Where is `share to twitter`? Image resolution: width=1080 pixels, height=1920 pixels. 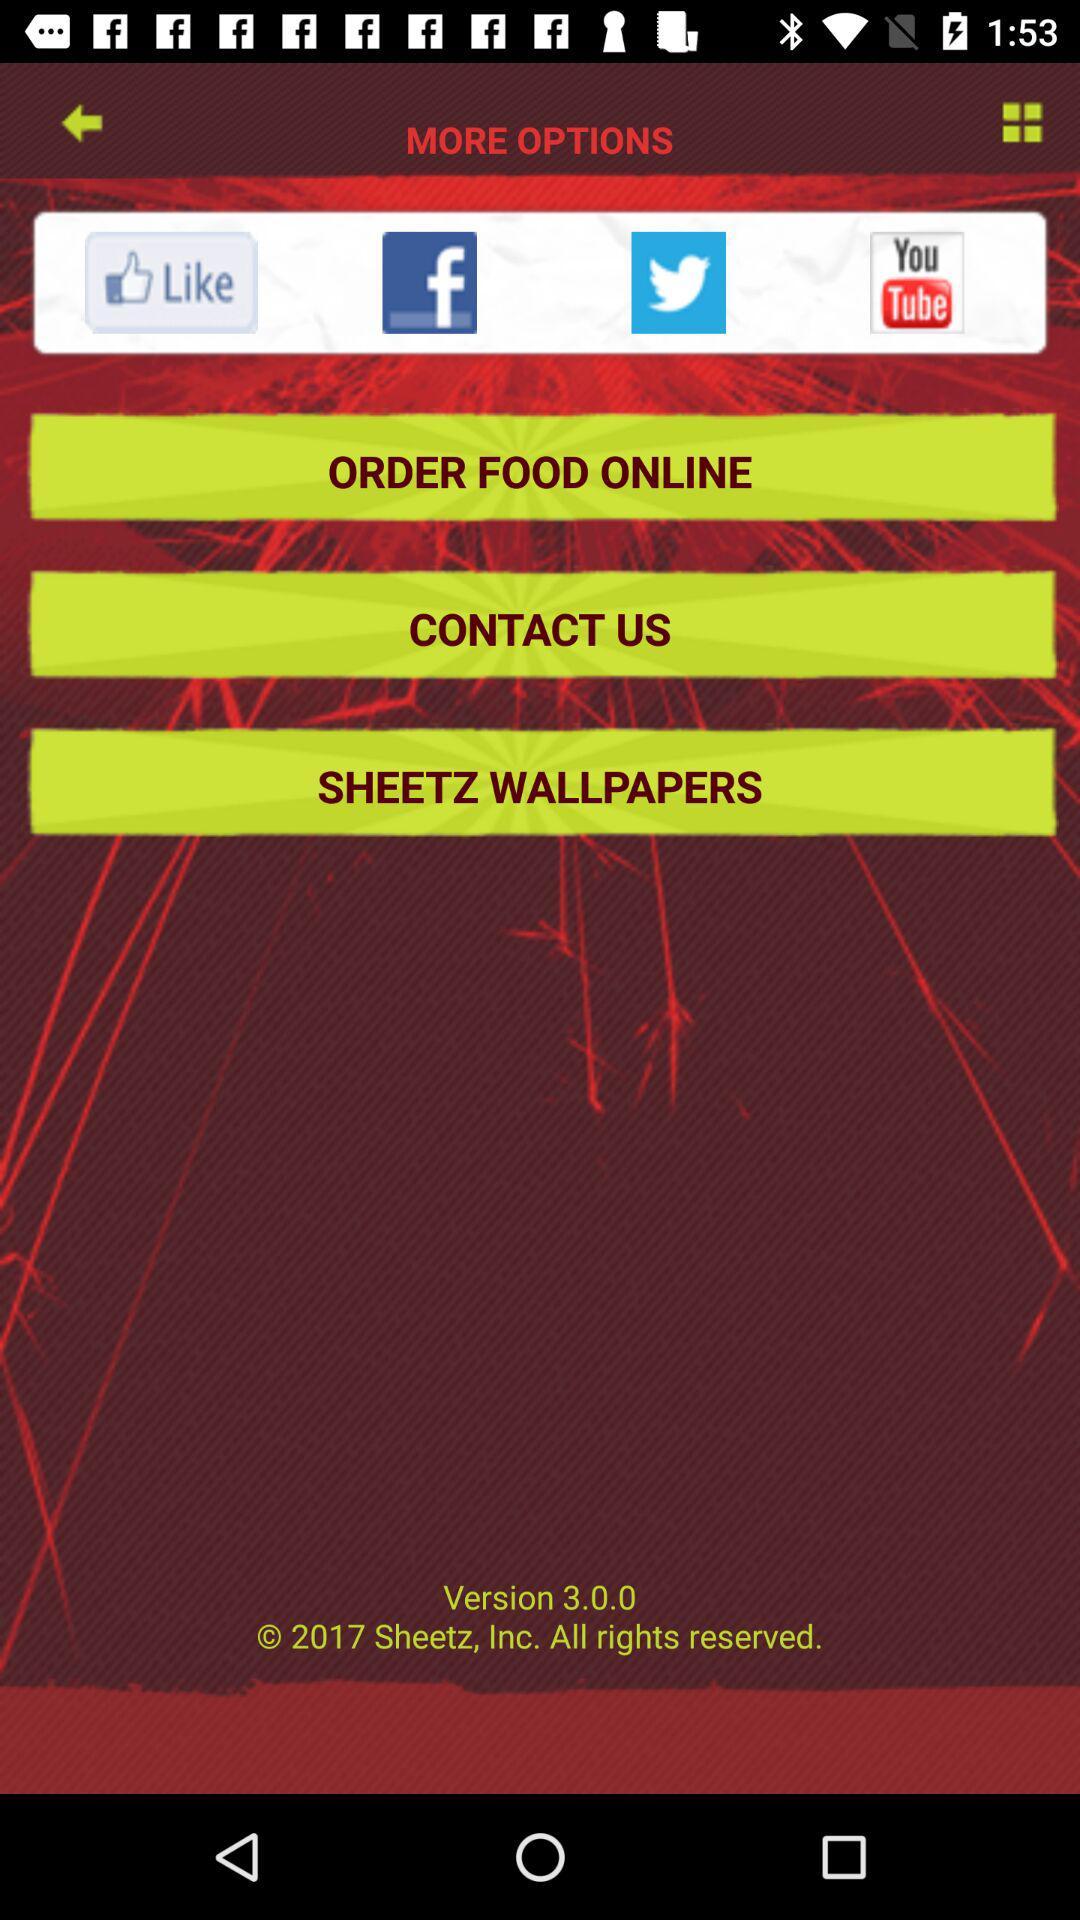
share to twitter is located at coordinates (677, 281).